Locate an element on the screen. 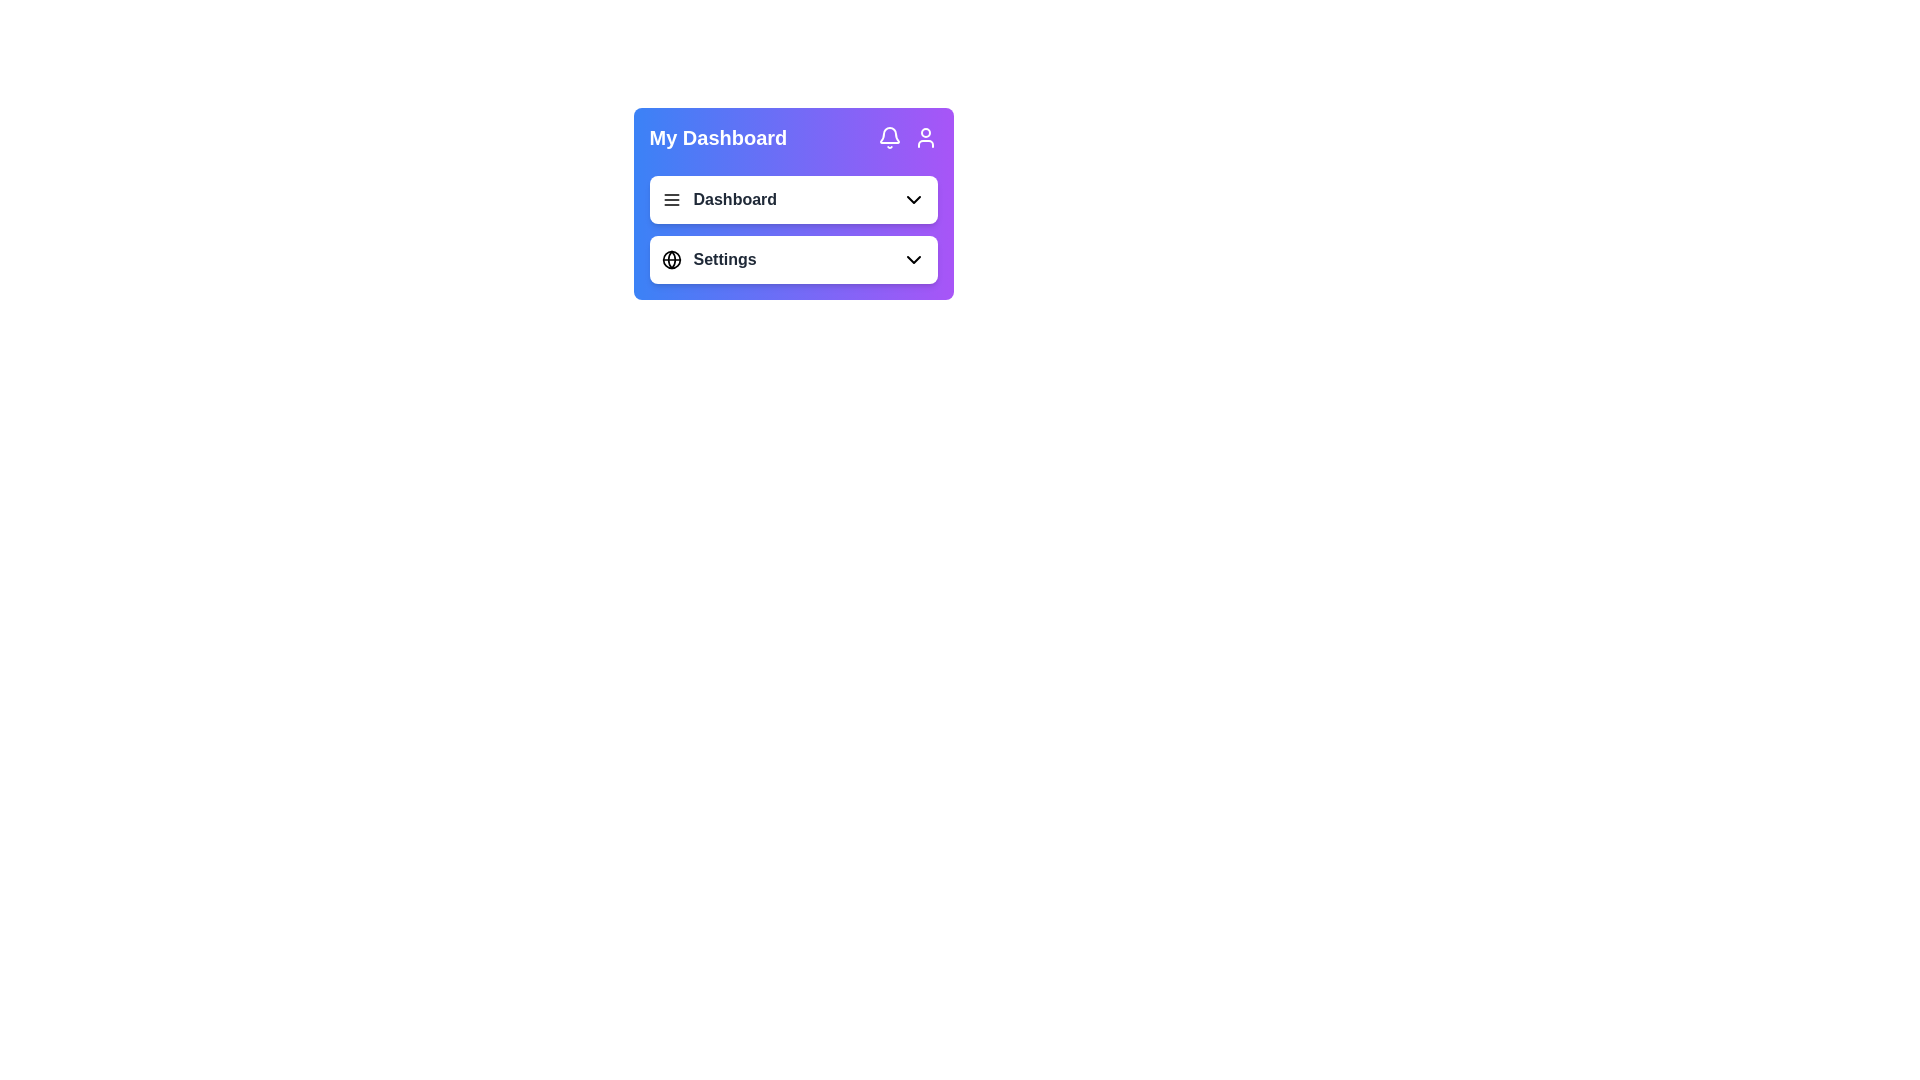  the 'Dashboard' dropdown menu item located is located at coordinates (719, 200).